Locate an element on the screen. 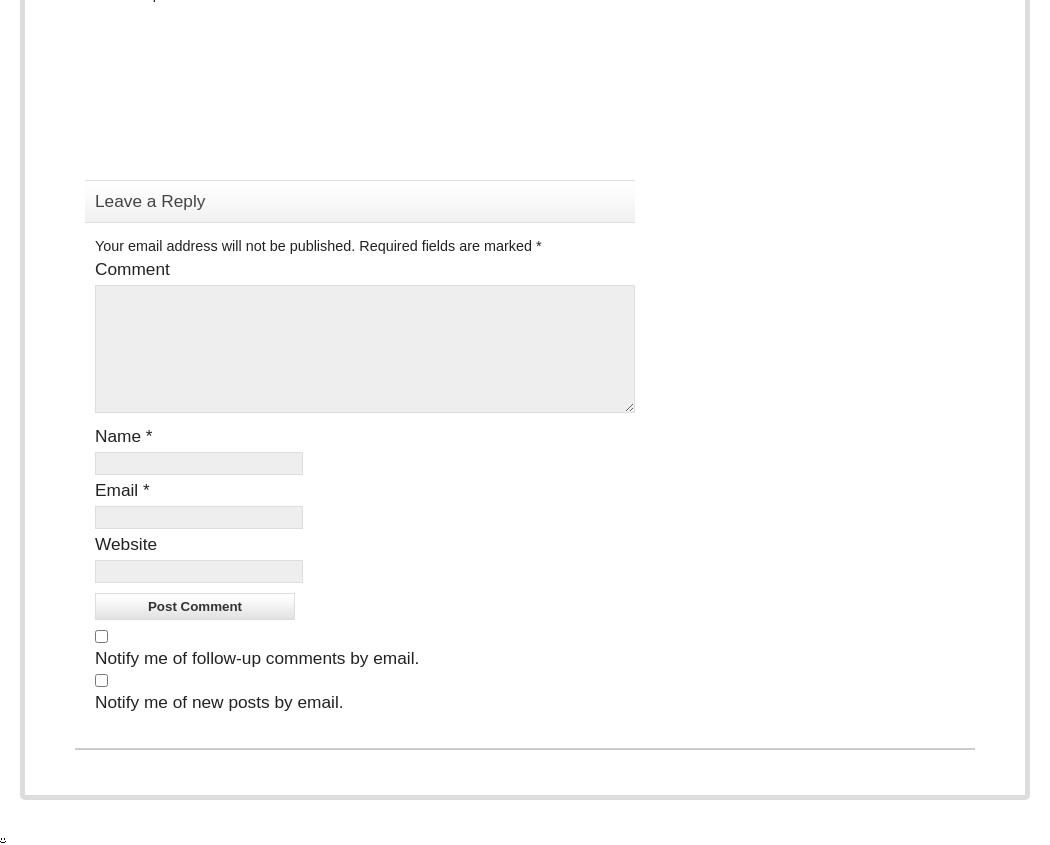 The image size is (1050, 845). 'Notify me of follow-up comments by email.' is located at coordinates (257, 658).